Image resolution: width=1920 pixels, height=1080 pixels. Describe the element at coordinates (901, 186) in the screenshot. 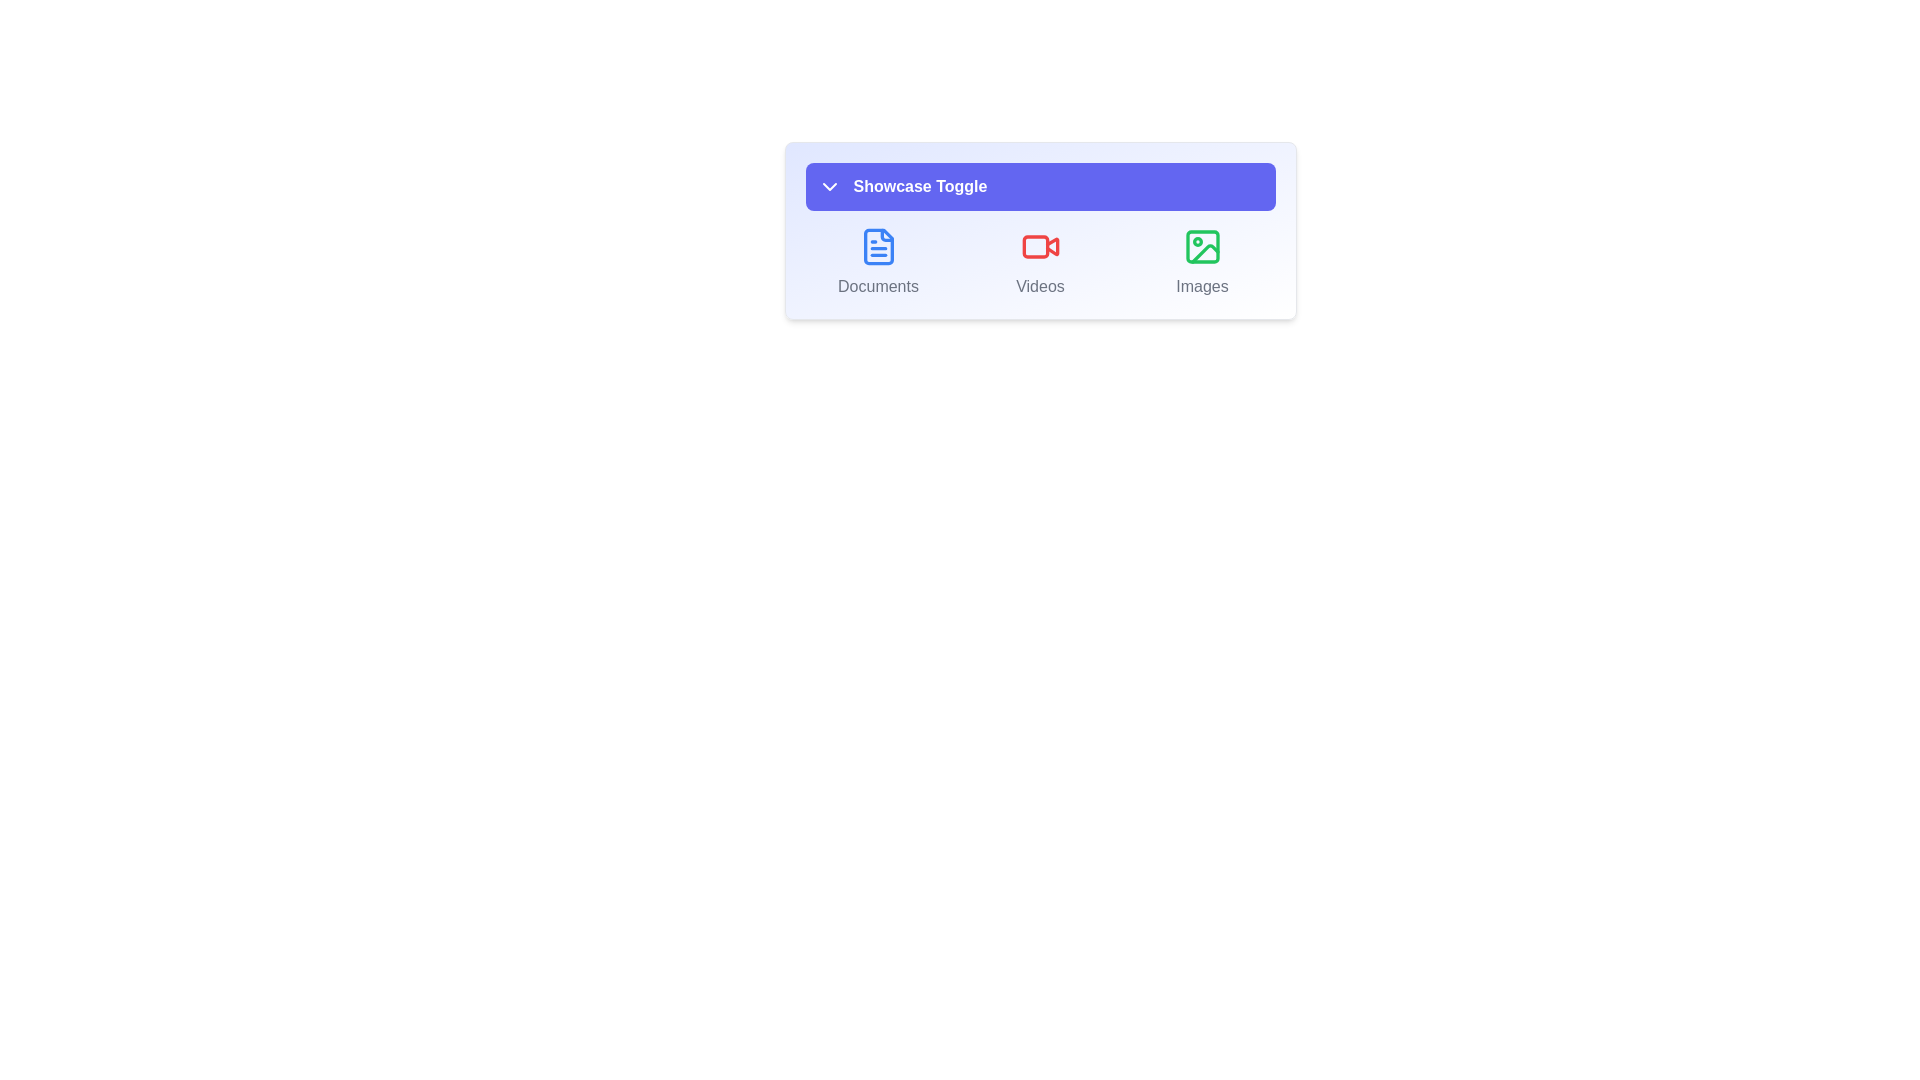

I see `the Text label with an accompanying icon located in the purple bar near the top-left of a card-like component` at that location.